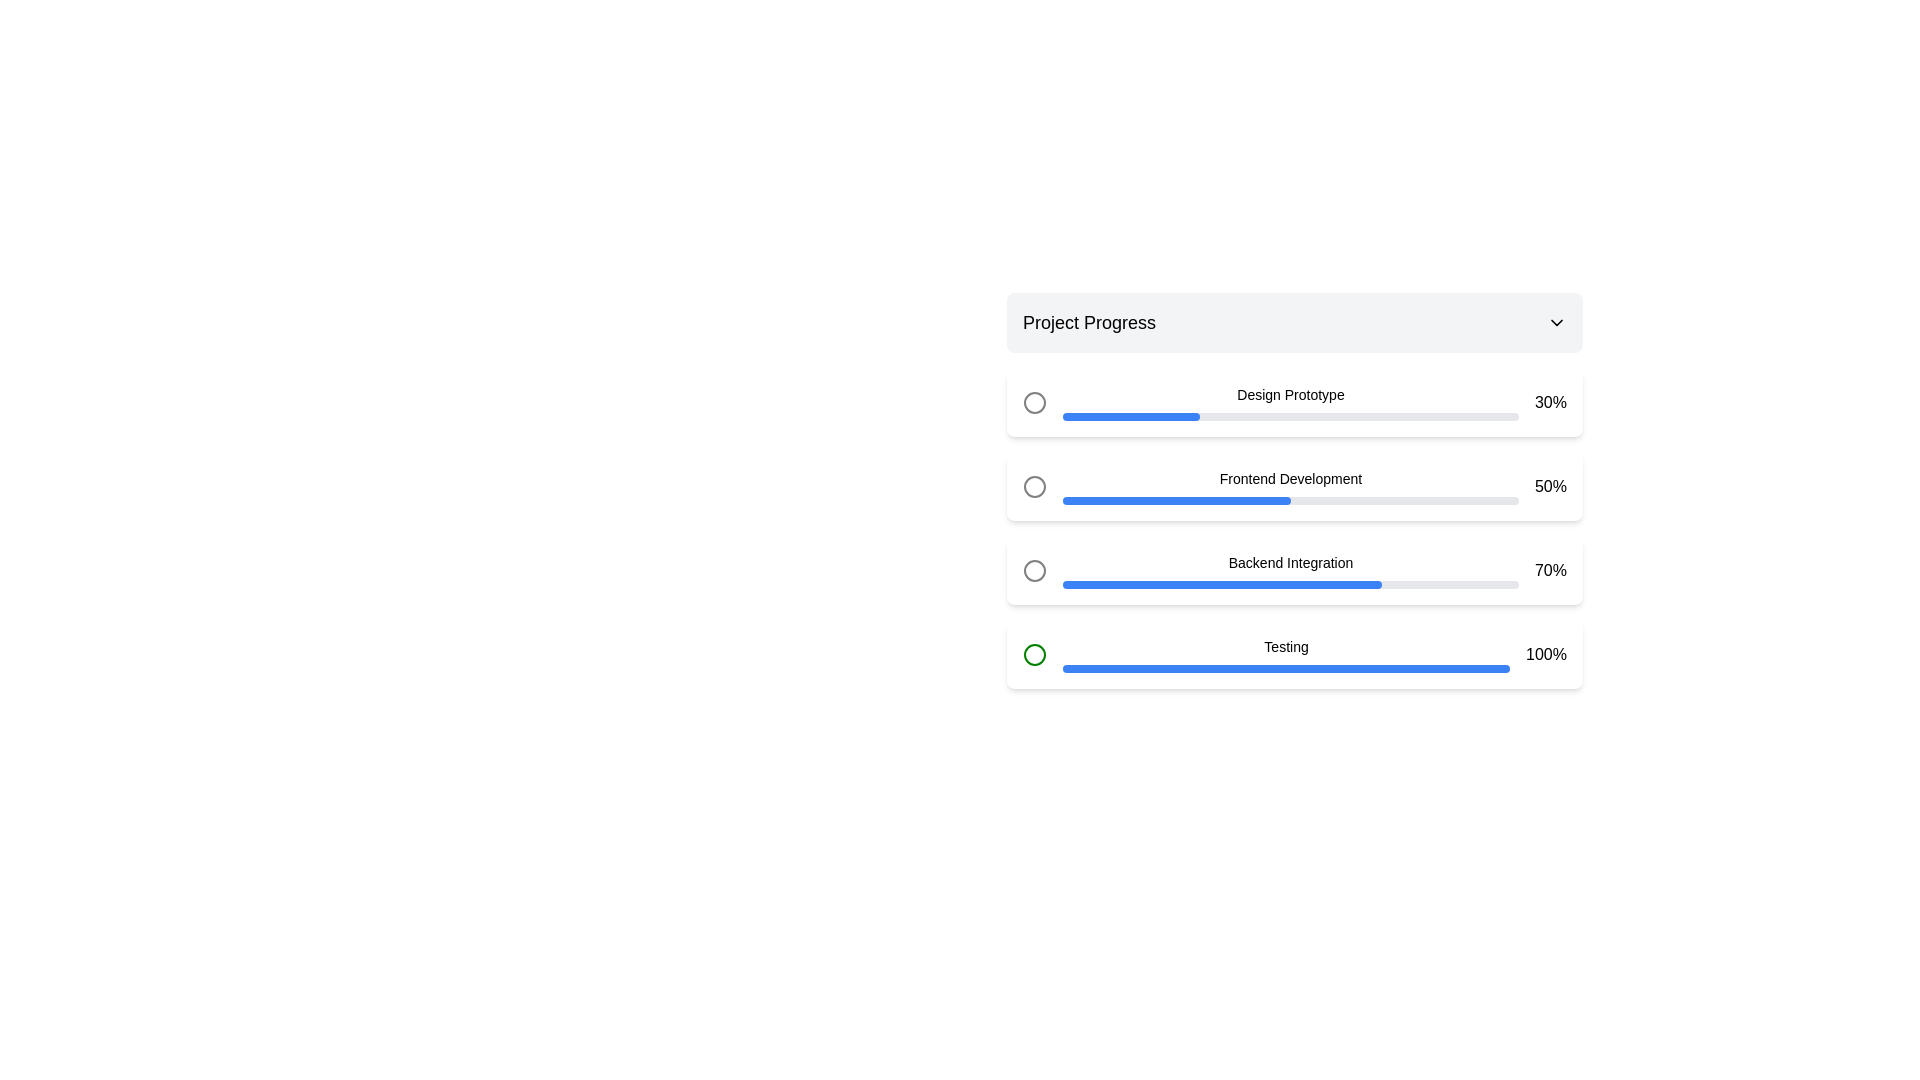  Describe the element at coordinates (1549, 486) in the screenshot. I see `text displayed in the progress label for the 'Frontend Development' task, which is horizontally aligned with the corresponding progress bar and vertically centered within the section` at that location.